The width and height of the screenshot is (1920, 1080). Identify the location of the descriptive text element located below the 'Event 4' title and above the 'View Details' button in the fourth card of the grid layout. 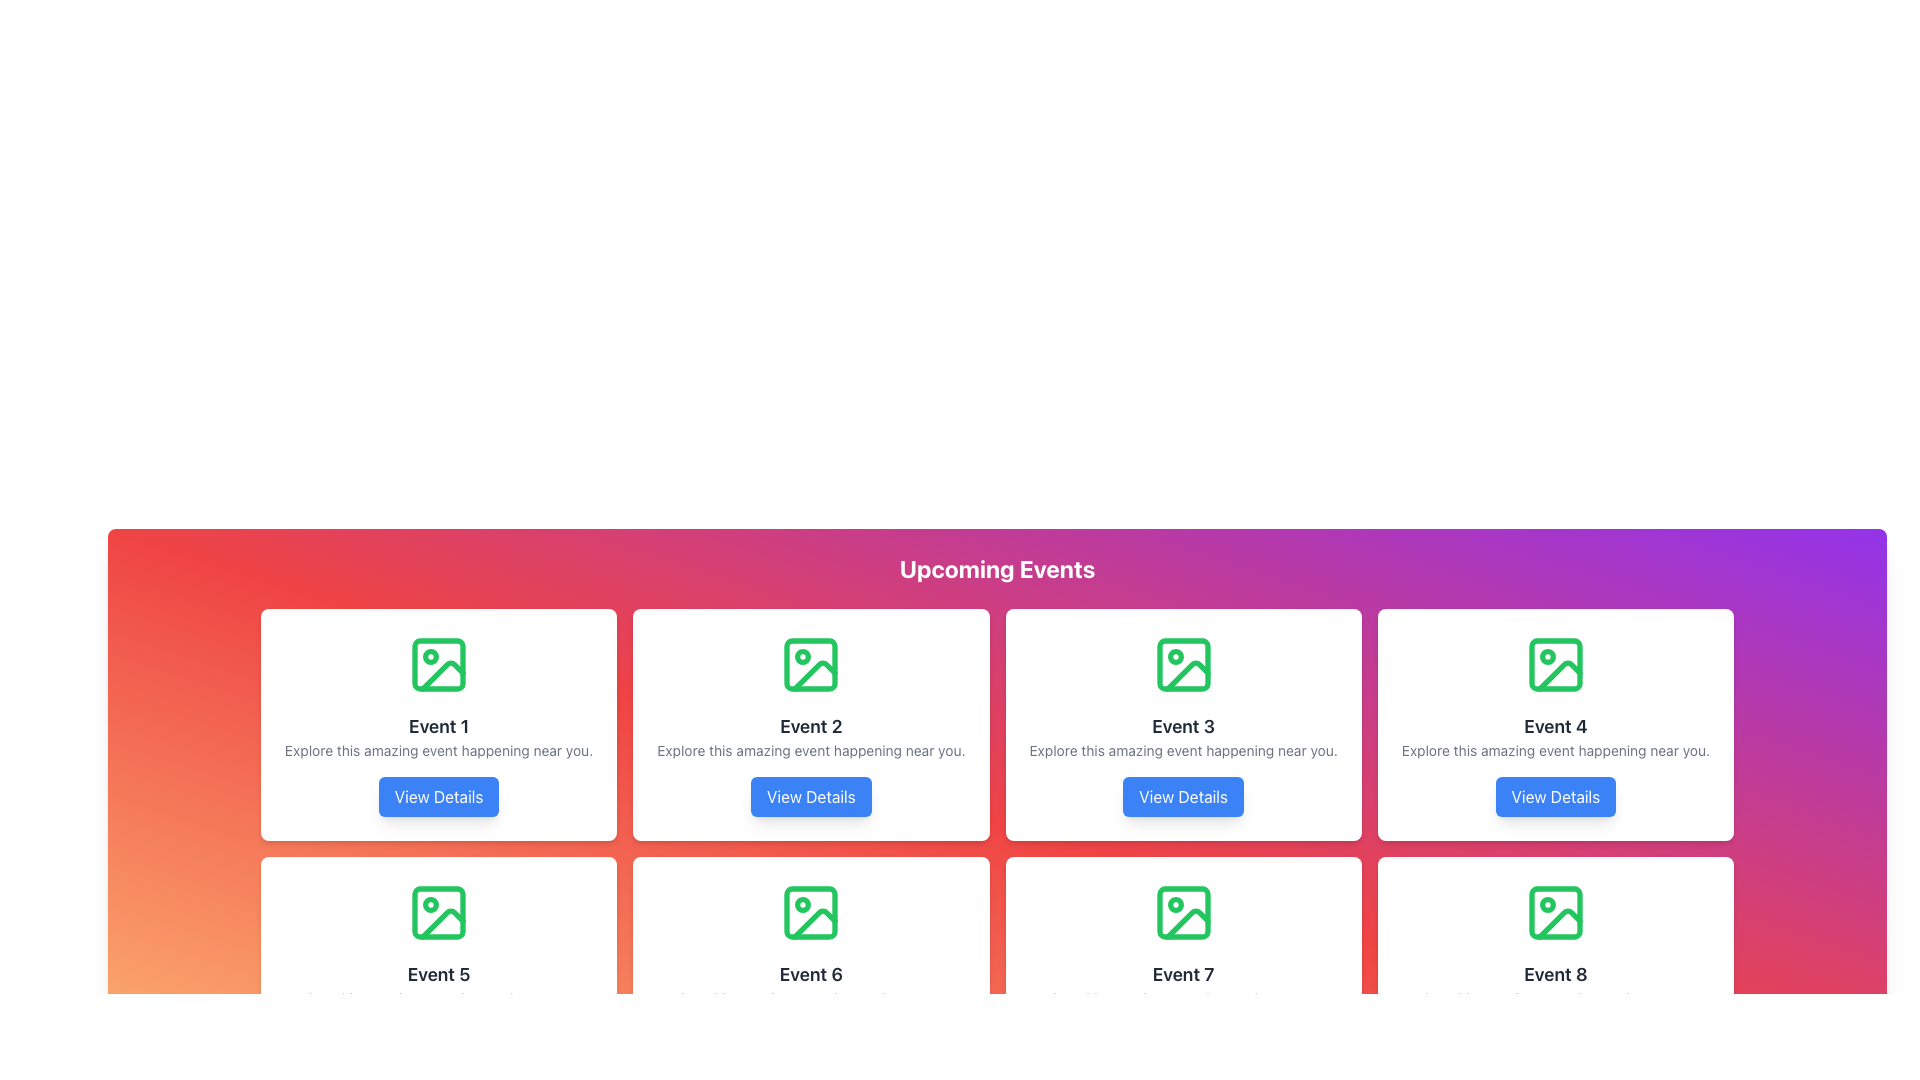
(1554, 751).